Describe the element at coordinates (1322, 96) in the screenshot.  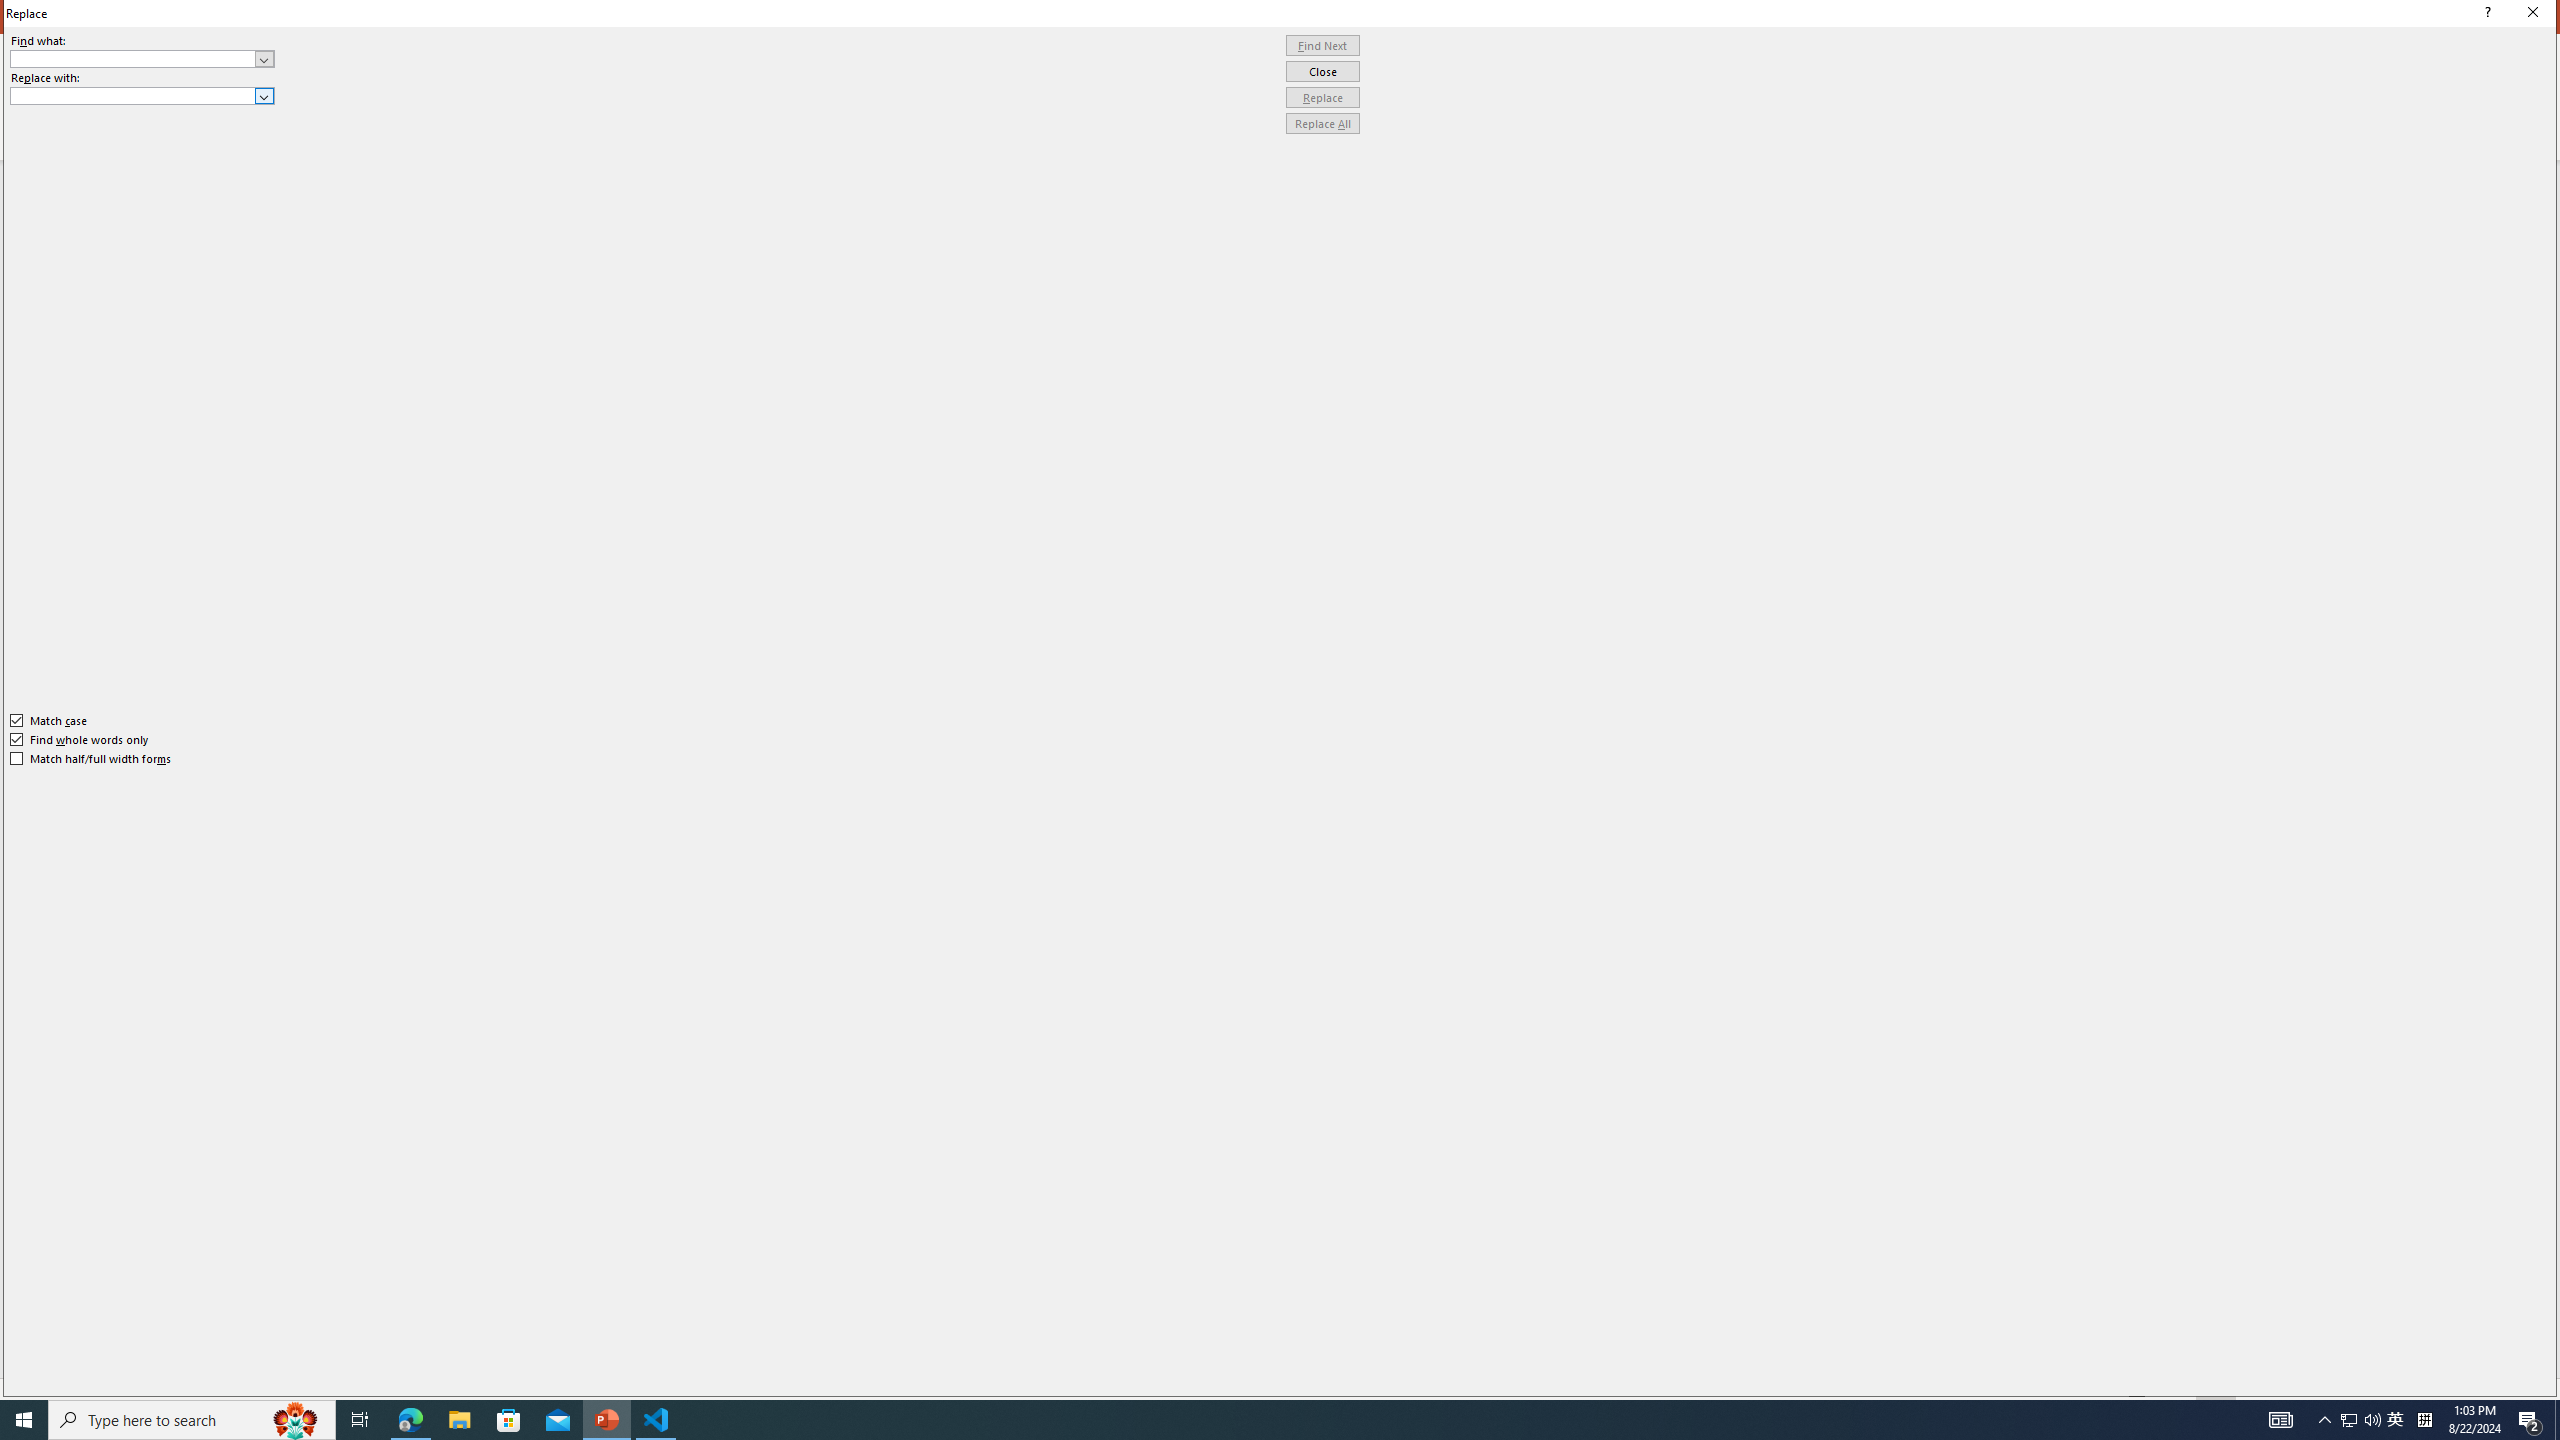
I see `'Replace'` at that location.